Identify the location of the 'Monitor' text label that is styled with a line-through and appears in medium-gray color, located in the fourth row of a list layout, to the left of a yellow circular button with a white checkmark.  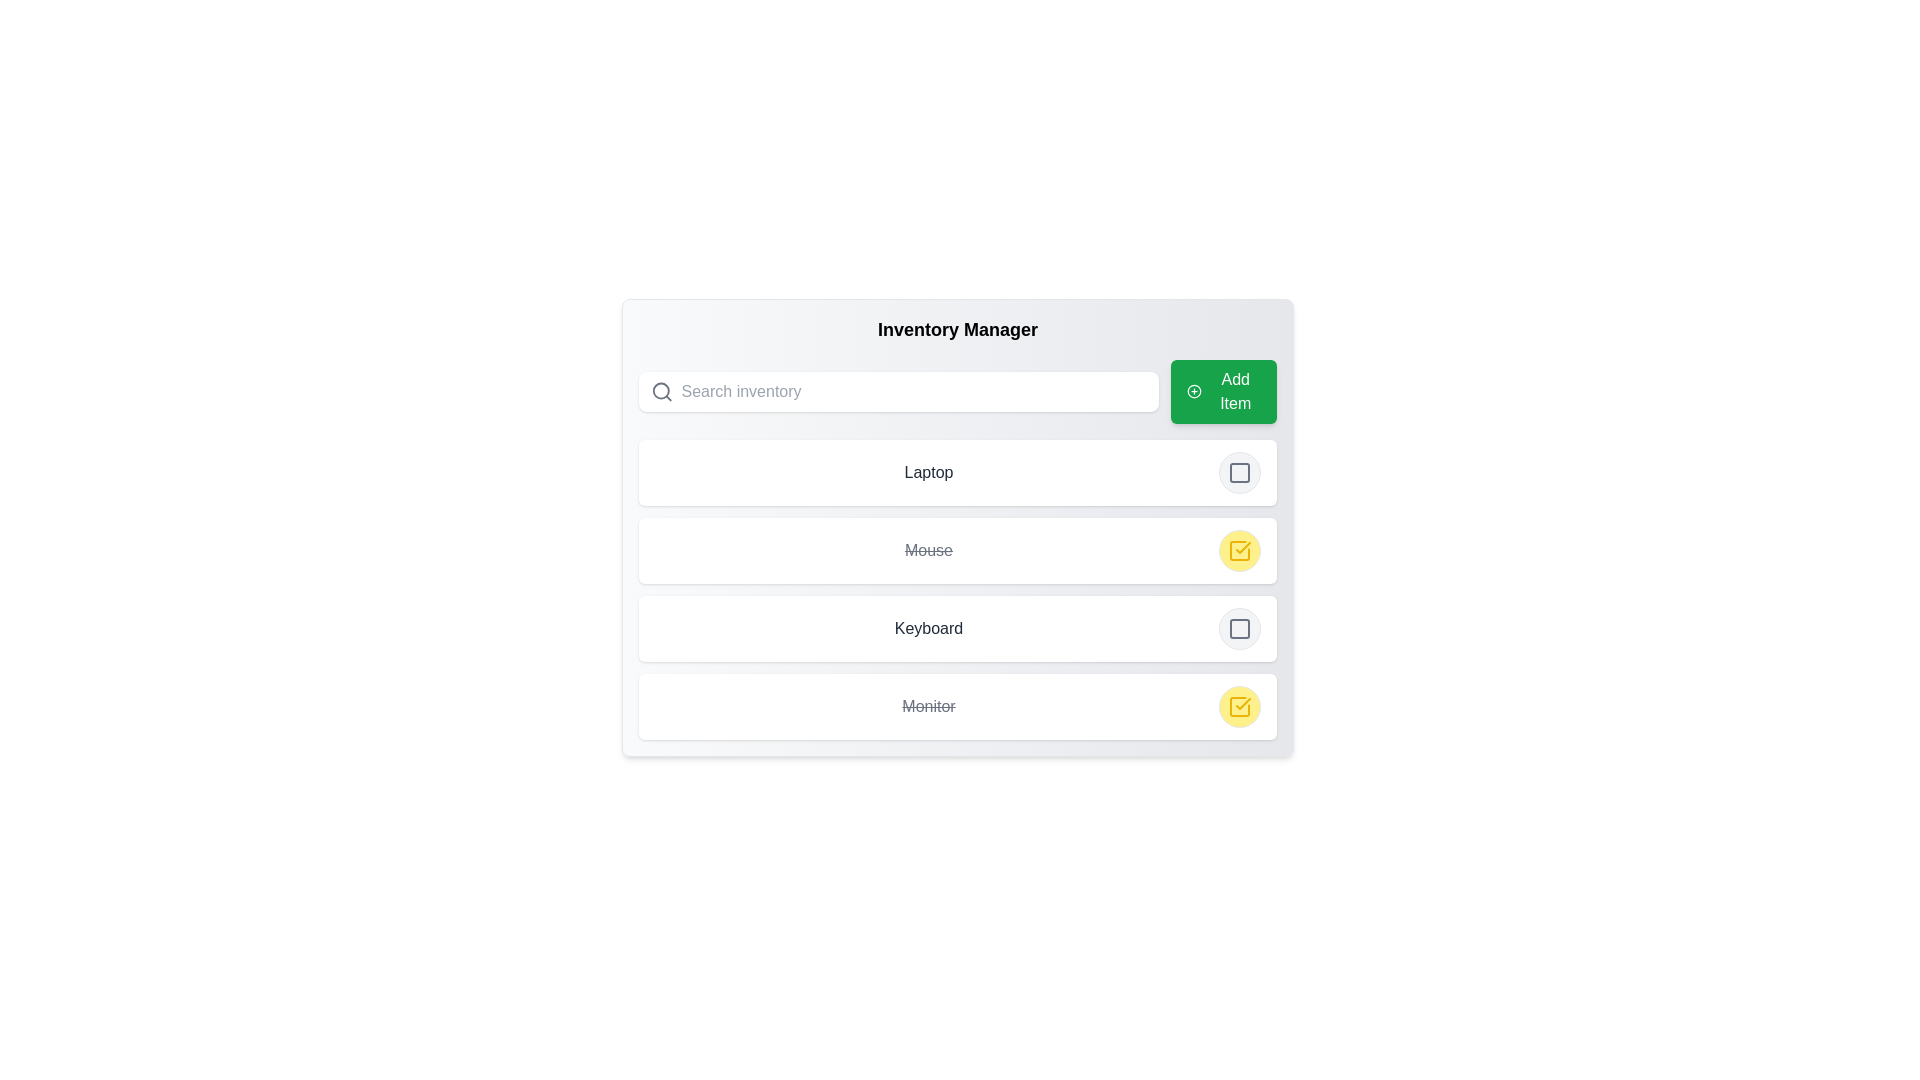
(928, 705).